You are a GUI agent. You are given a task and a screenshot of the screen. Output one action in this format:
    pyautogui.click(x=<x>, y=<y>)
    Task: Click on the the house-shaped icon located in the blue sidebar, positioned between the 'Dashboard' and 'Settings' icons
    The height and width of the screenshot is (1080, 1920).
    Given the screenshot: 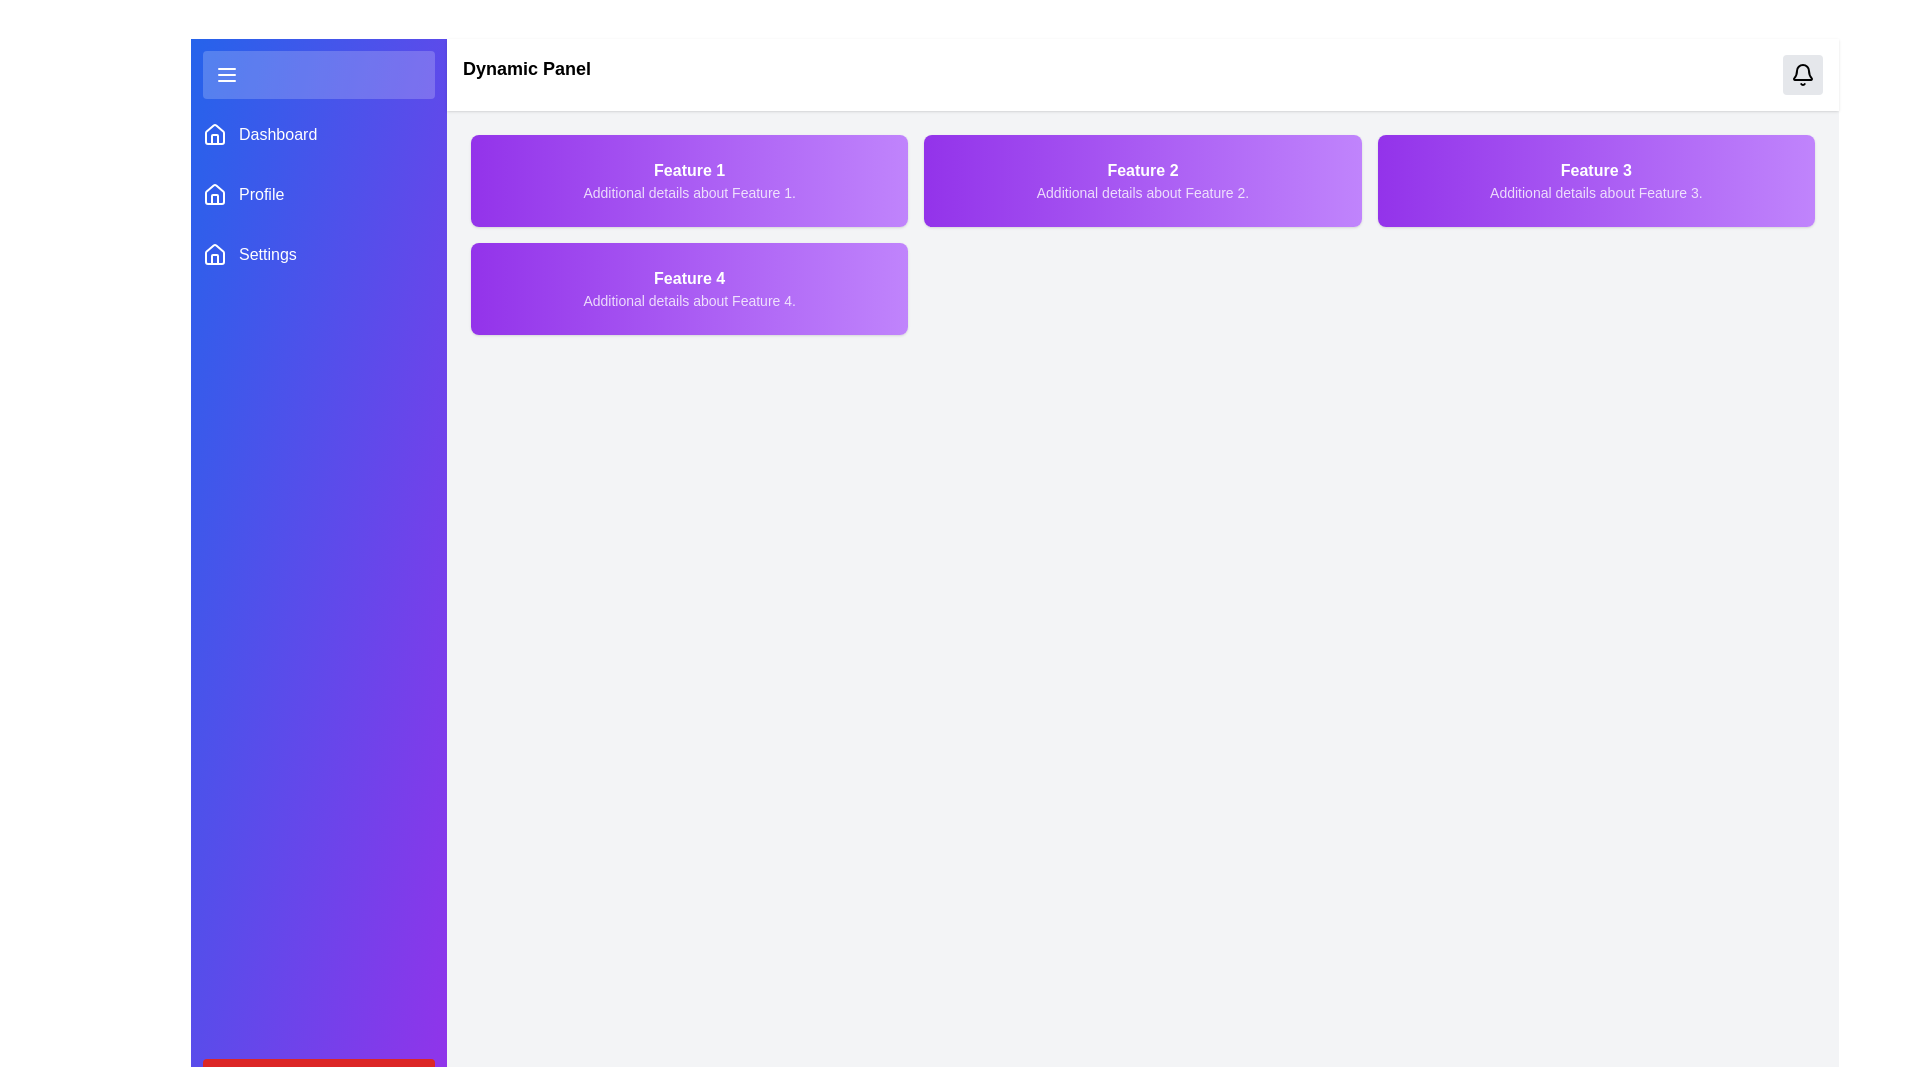 What is the action you would take?
    pyautogui.click(x=215, y=193)
    